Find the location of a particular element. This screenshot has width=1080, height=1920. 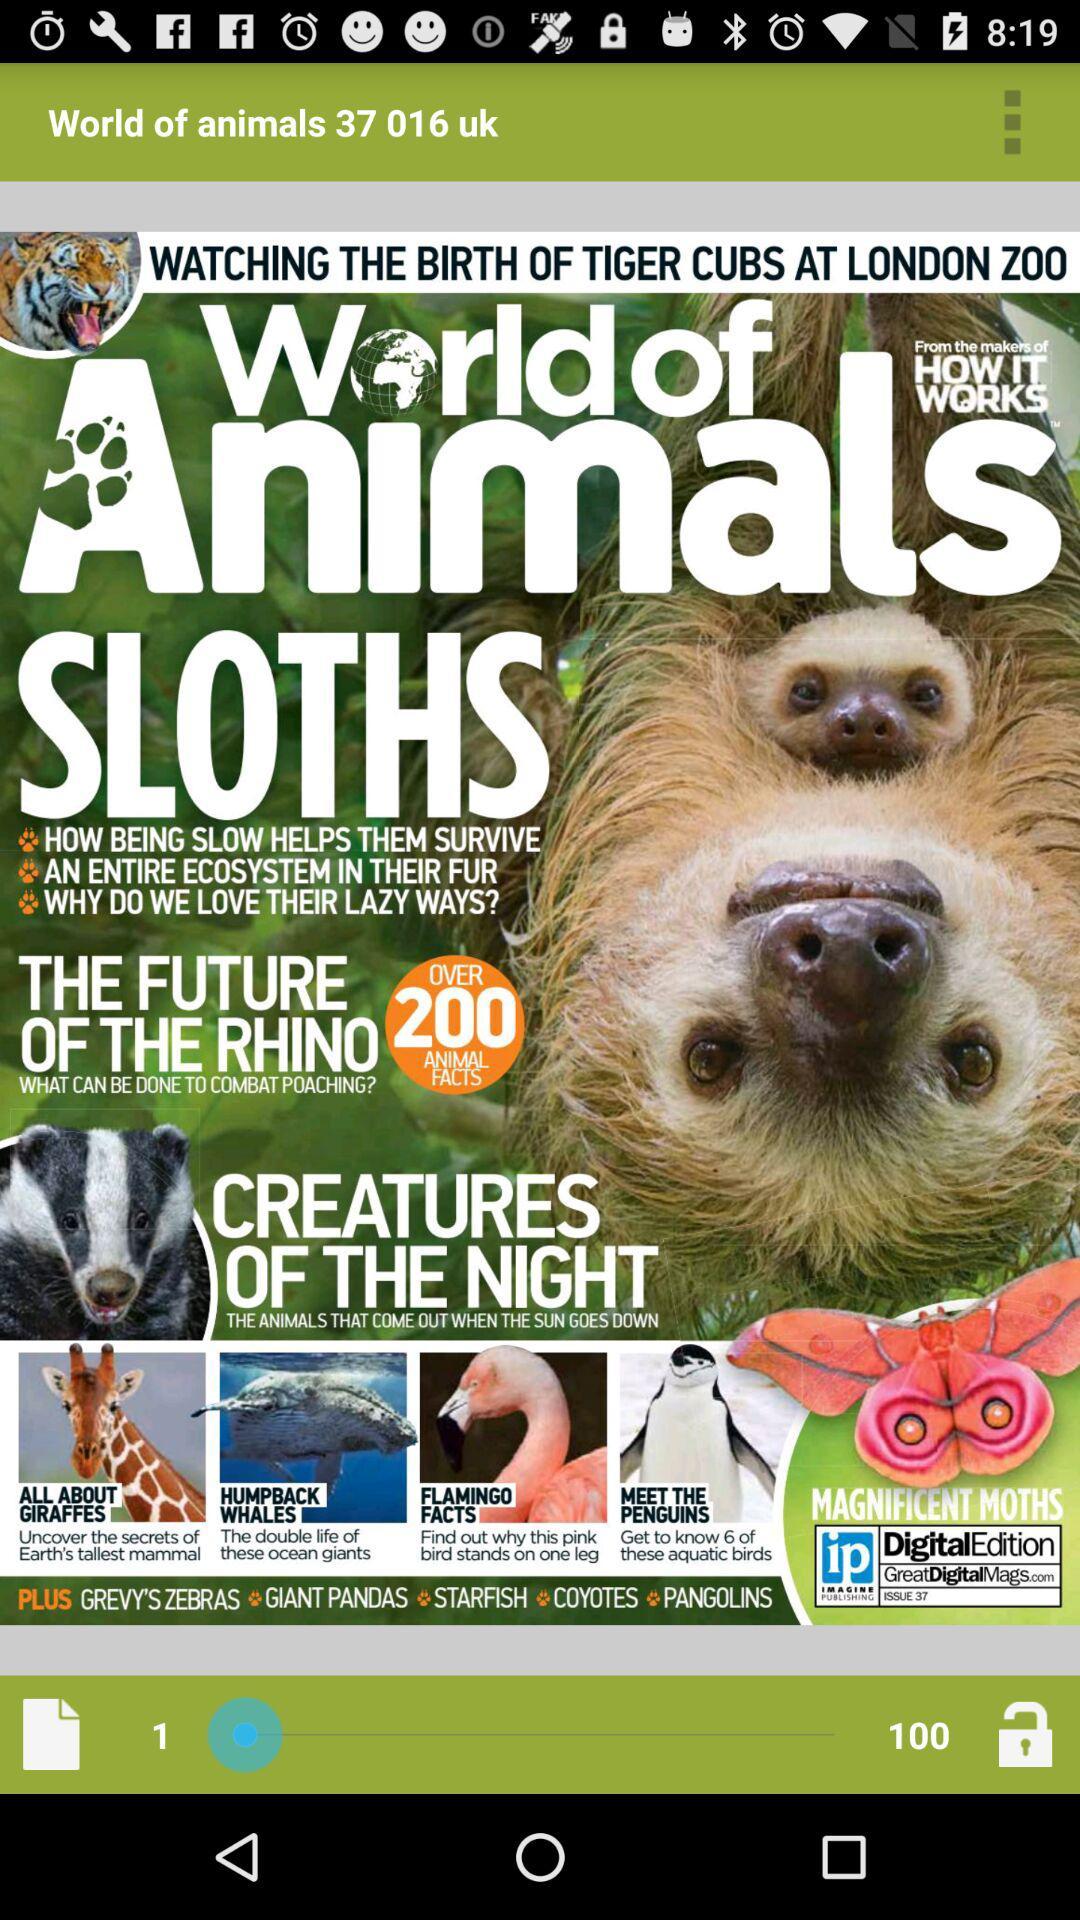

lock the page your on is located at coordinates (1025, 1733).